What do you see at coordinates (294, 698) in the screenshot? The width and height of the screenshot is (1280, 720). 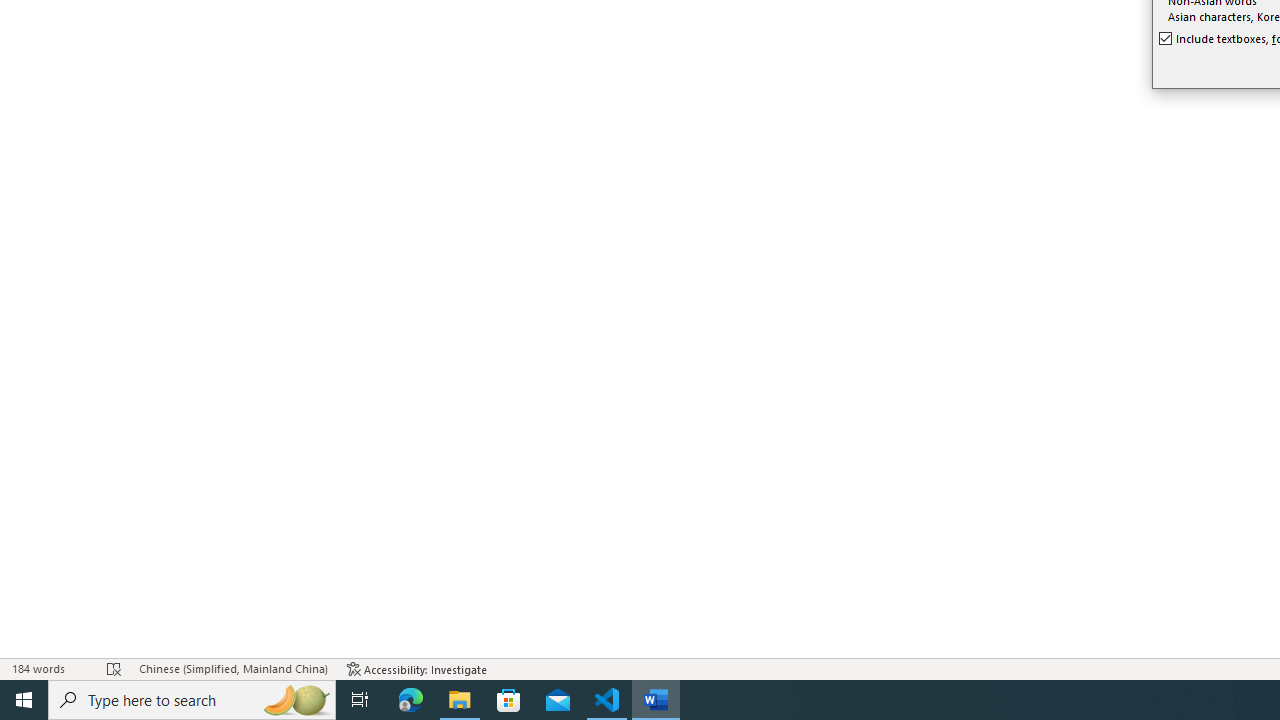 I see `'Search highlights icon opens search home window'` at bounding box center [294, 698].